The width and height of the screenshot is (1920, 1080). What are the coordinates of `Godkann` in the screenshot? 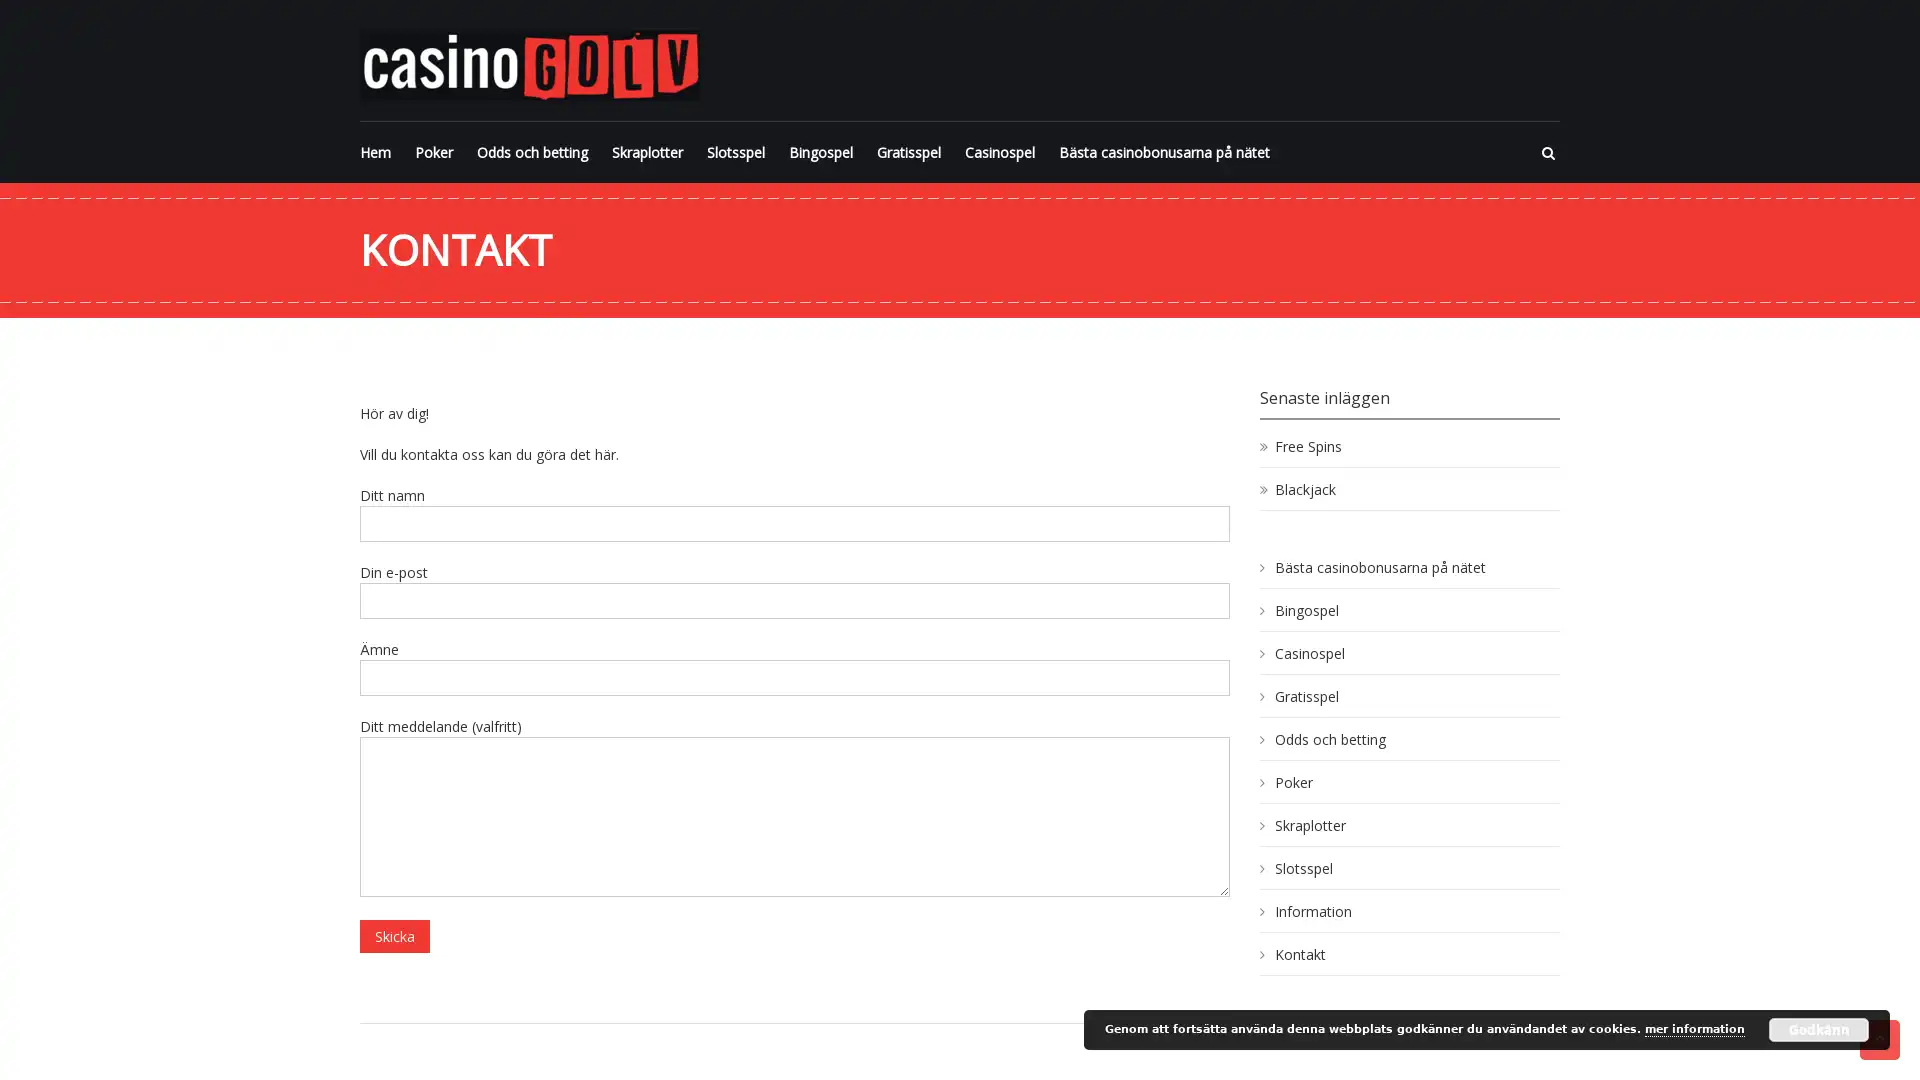 It's located at (1819, 1029).